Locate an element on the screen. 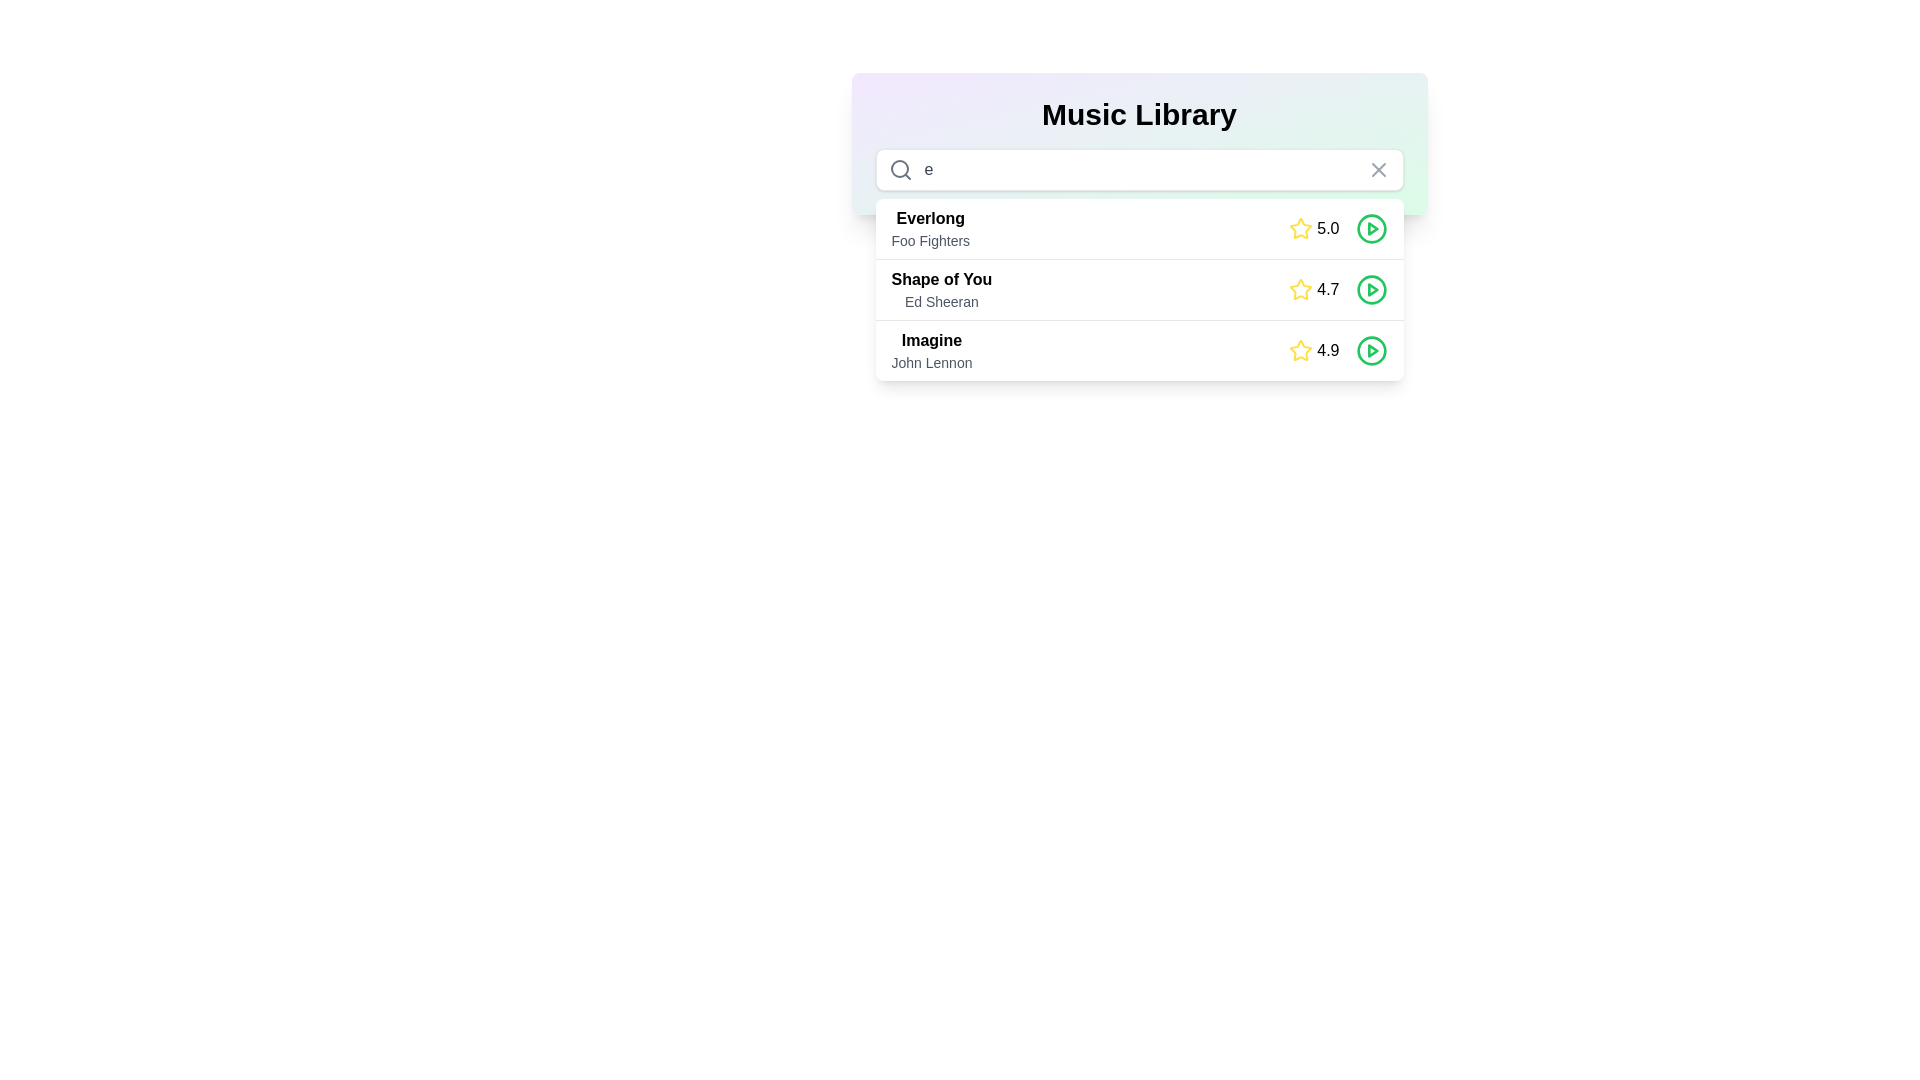 This screenshot has height=1080, width=1920. the triangular play icon nested within the circular button to the right of the second list item to initiate playback is located at coordinates (1371, 227).